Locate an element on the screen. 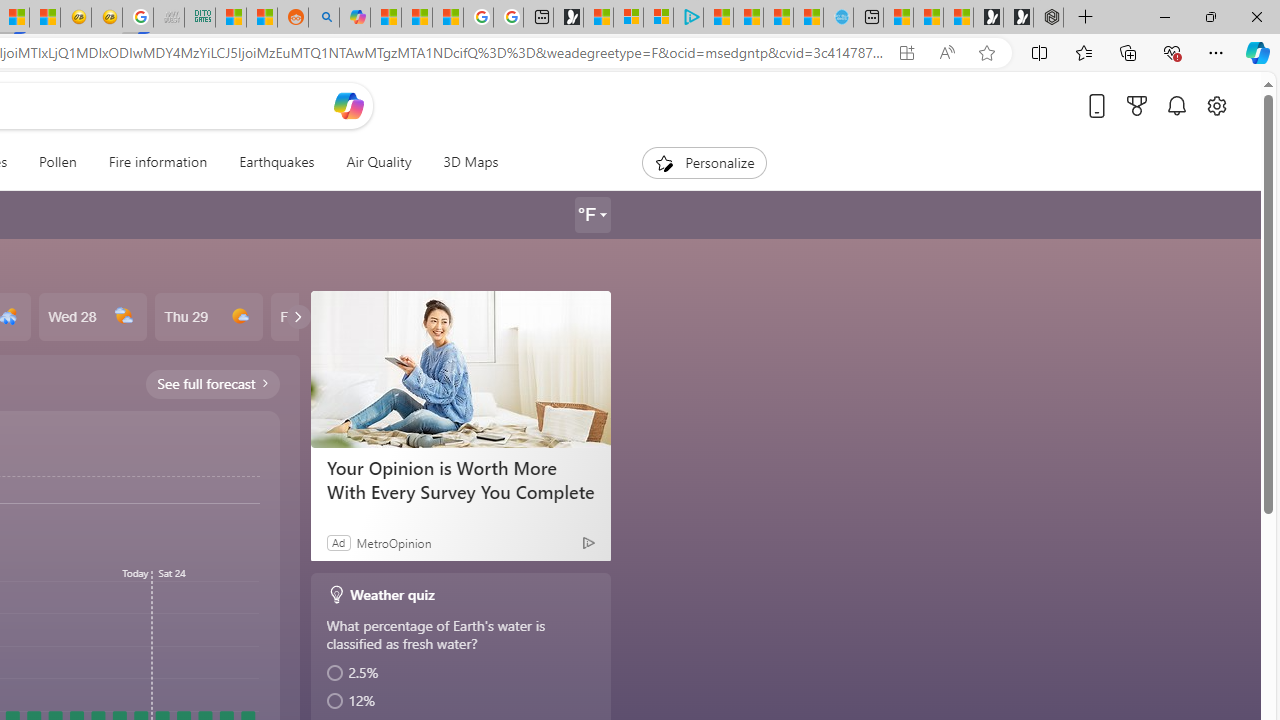 This screenshot has width=1280, height=720. 'Collections' is located at coordinates (1128, 51).